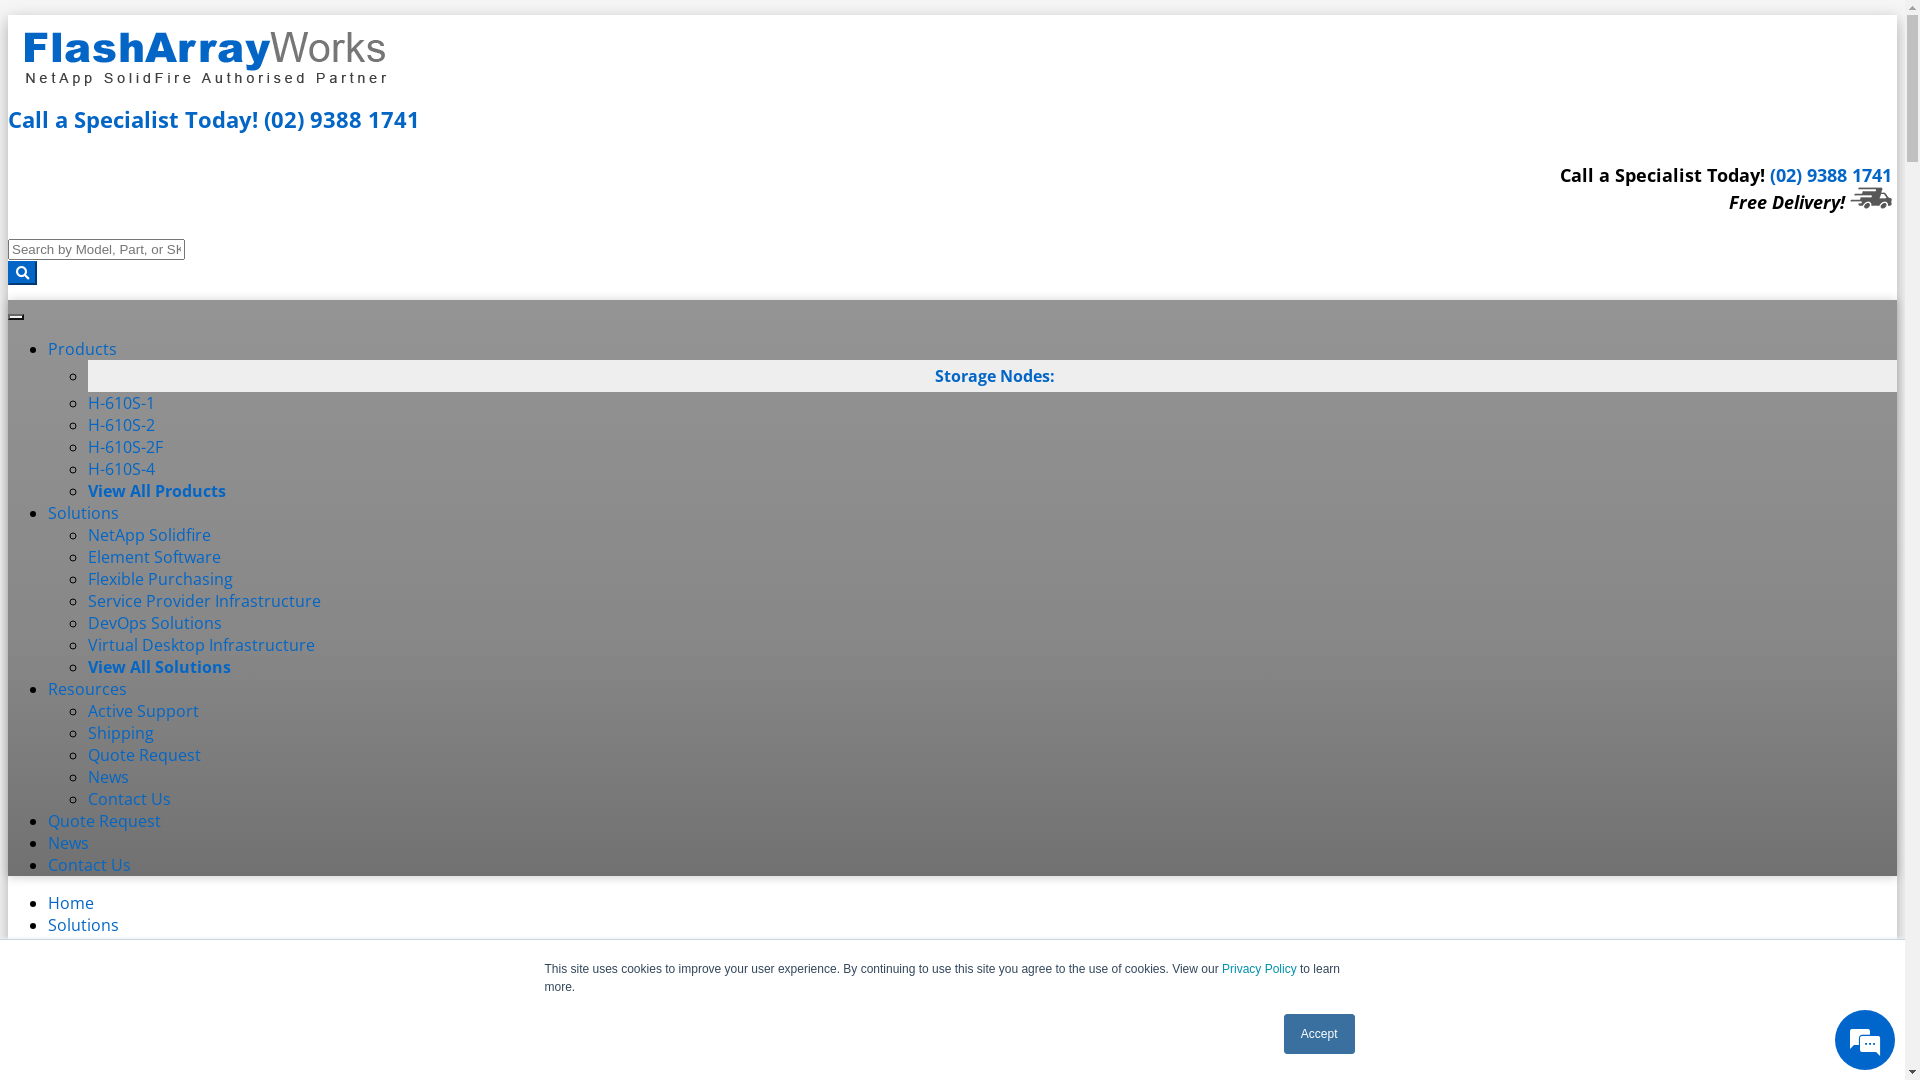 Image resolution: width=1920 pixels, height=1080 pixels. I want to click on 'Virtual Desktop Infrastructure', so click(201, 644).